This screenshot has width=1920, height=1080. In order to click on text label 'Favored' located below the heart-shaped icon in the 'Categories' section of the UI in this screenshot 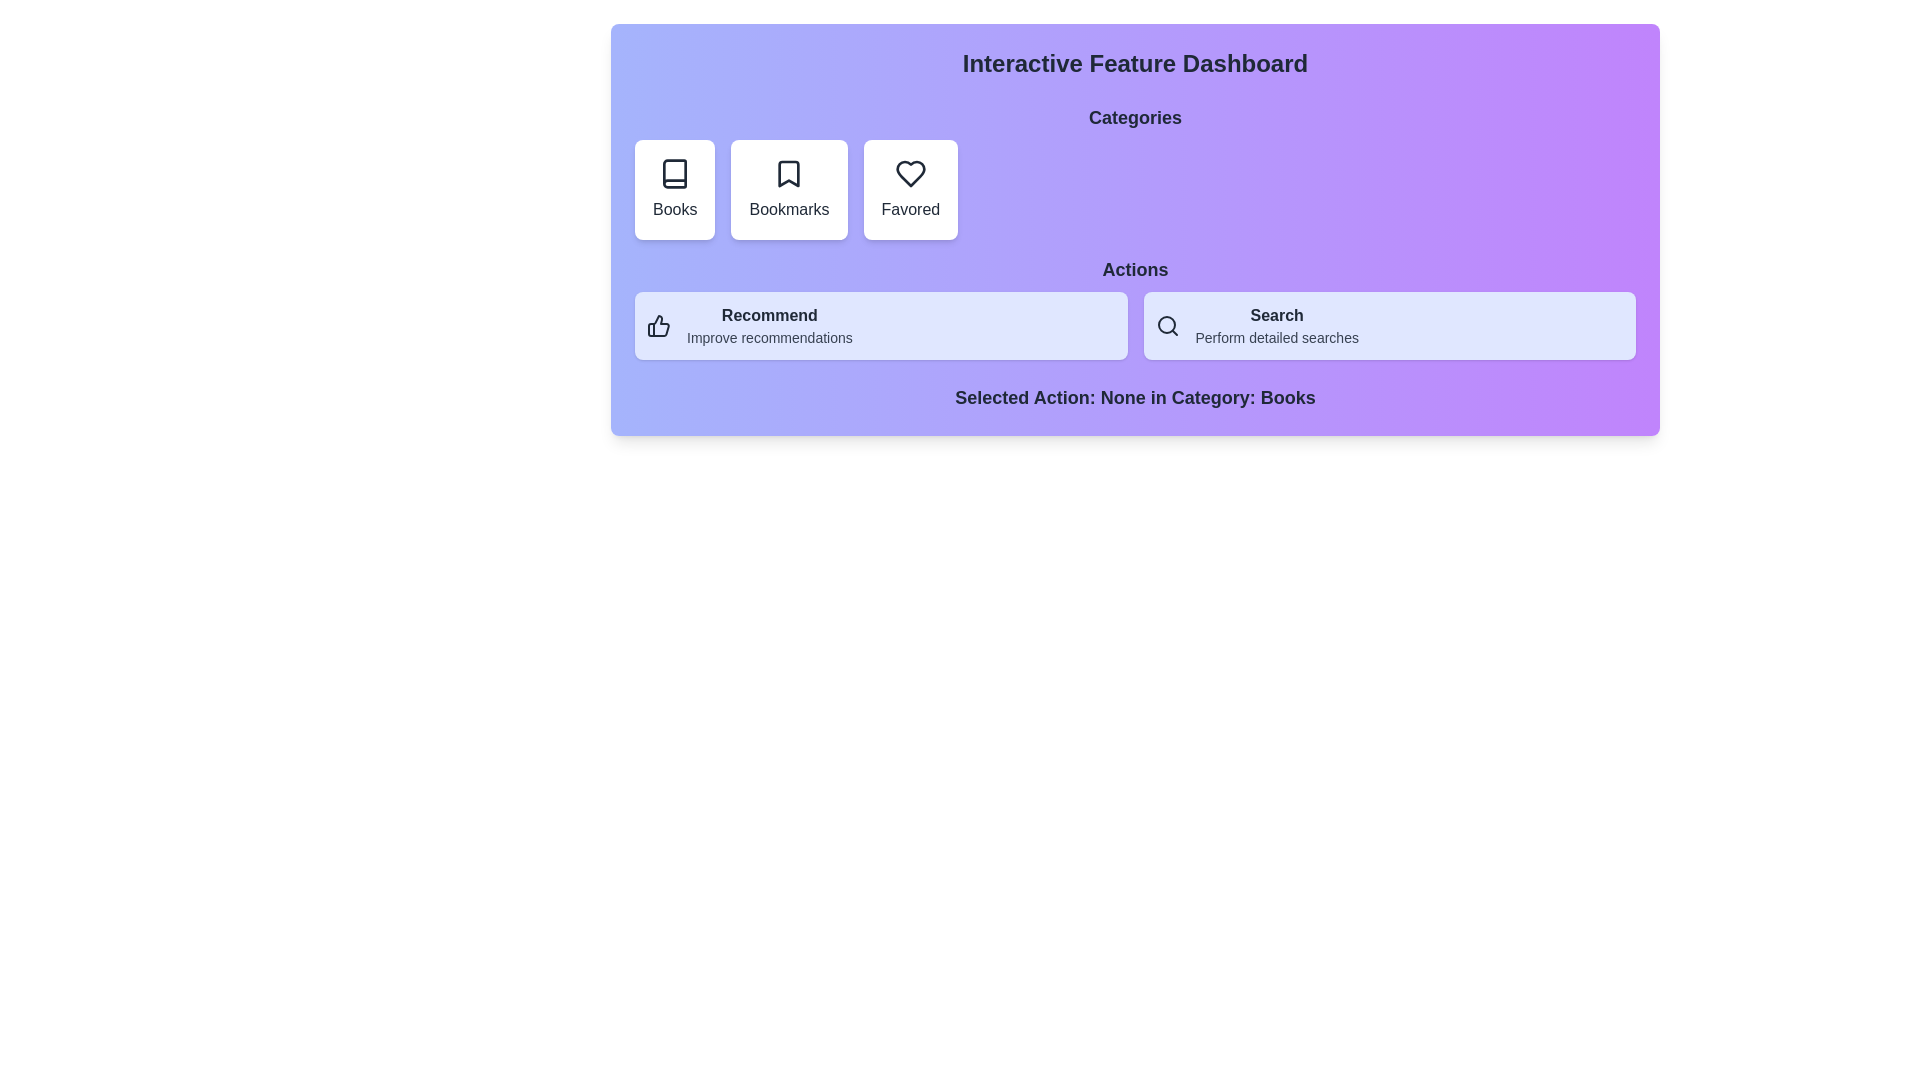, I will do `click(909, 209)`.